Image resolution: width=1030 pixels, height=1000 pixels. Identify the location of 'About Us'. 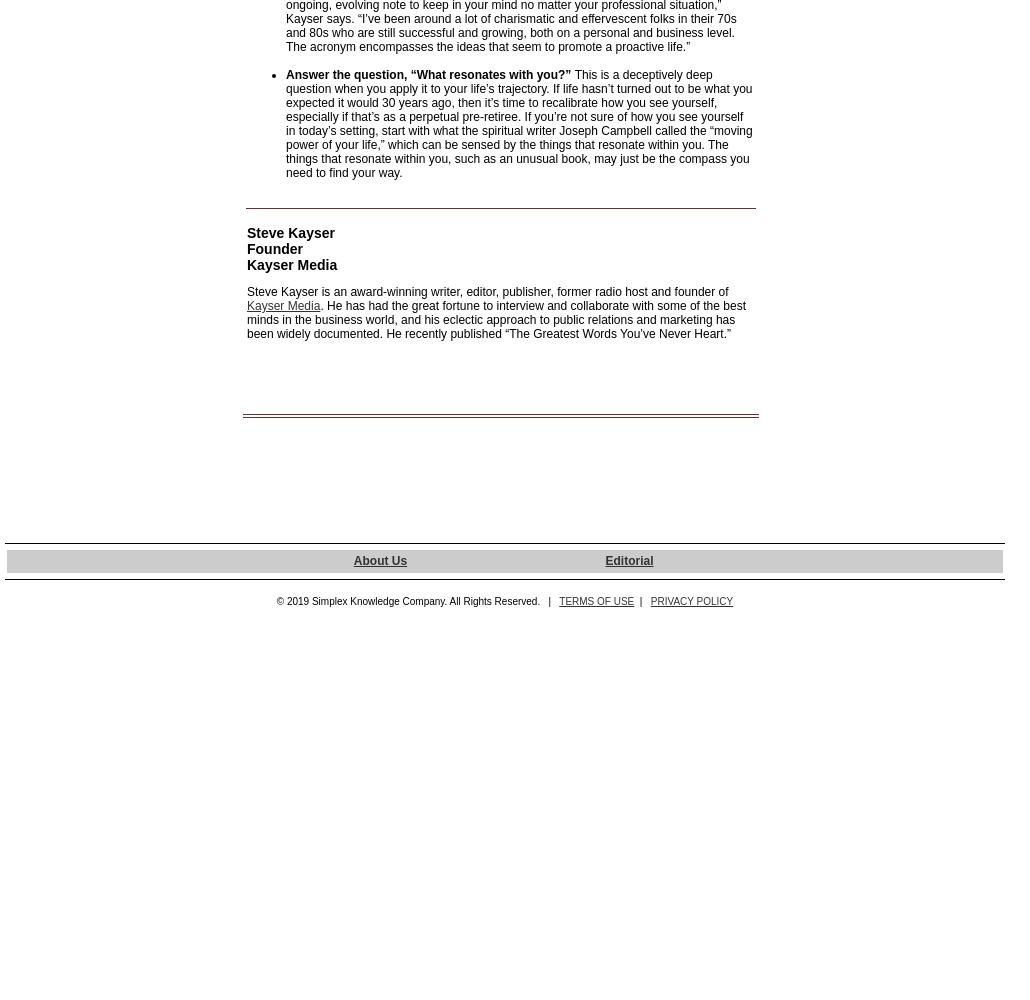
(379, 561).